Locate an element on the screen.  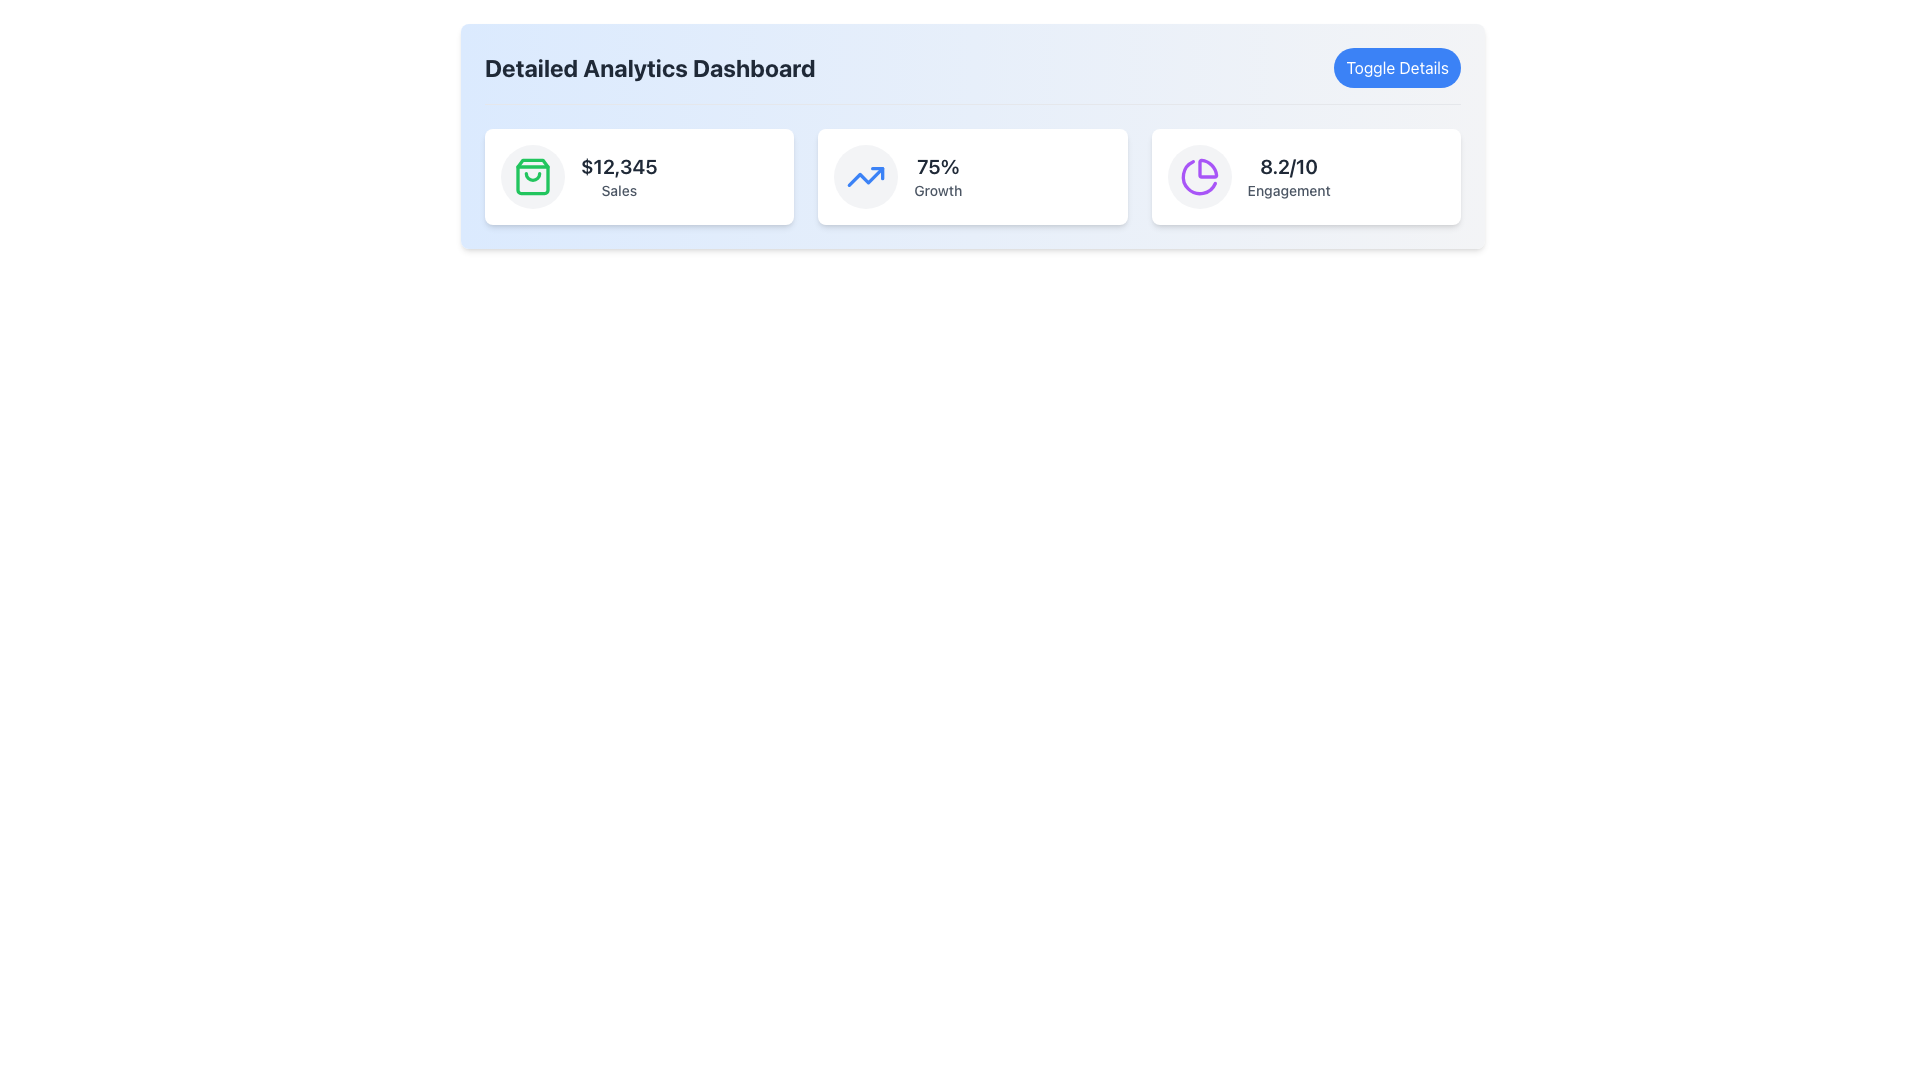
displayed rating value '8.2/10' from the bold dark gray text in the Engagement card of the dashboard, positioned above the label 'Engagement' is located at coordinates (1289, 165).